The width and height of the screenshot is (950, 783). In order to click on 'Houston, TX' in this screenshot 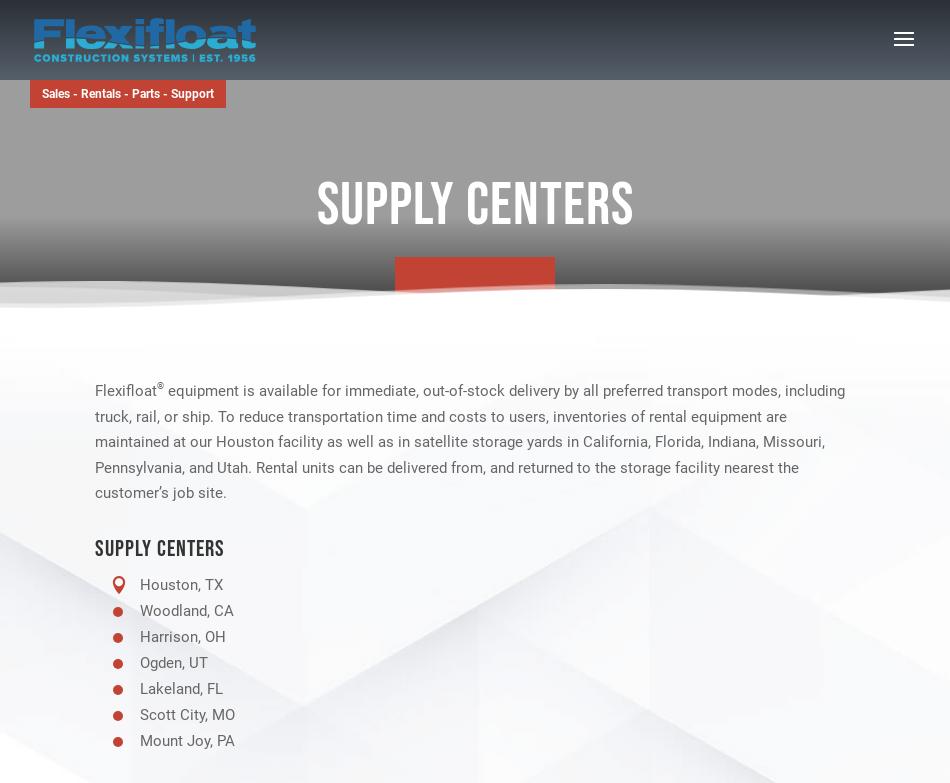, I will do `click(181, 582)`.